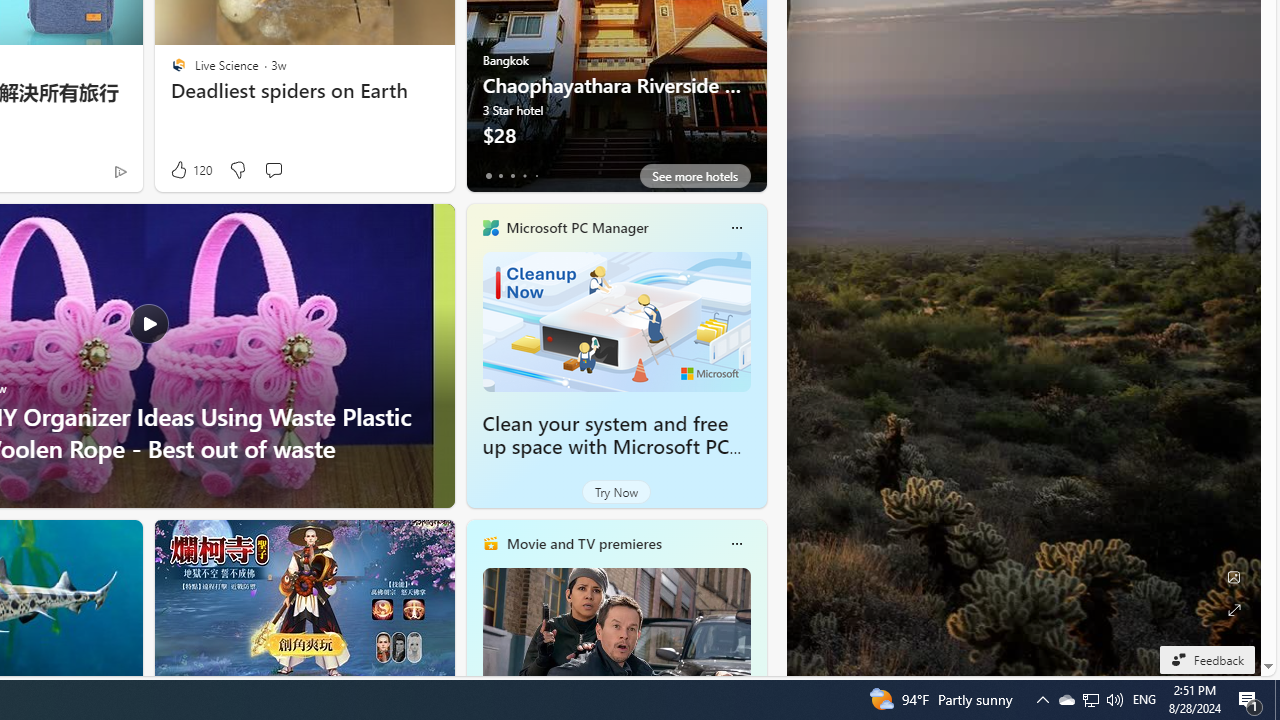  What do you see at coordinates (190, 169) in the screenshot?
I see `'120 Like'` at bounding box center [190, 169].